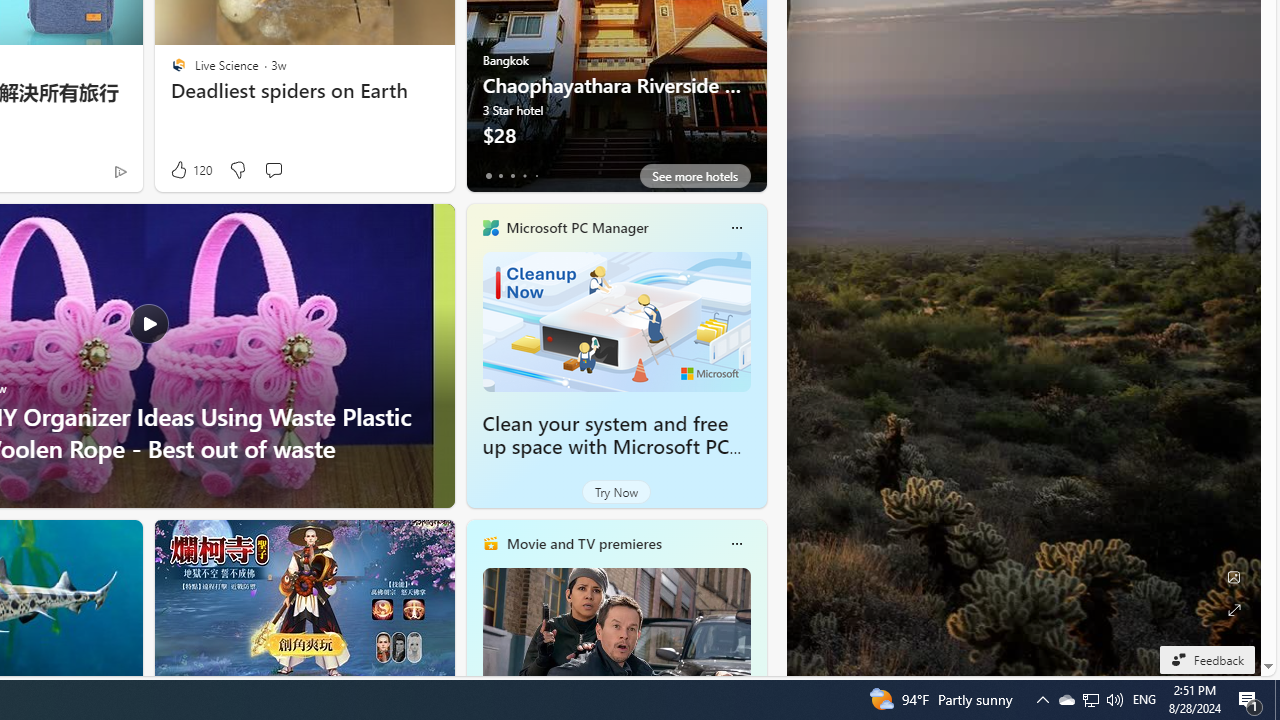  What do you see at coordinates (190, 169) in the screenshot?
I see `'120 Like'` at bounding box center [190, 169].